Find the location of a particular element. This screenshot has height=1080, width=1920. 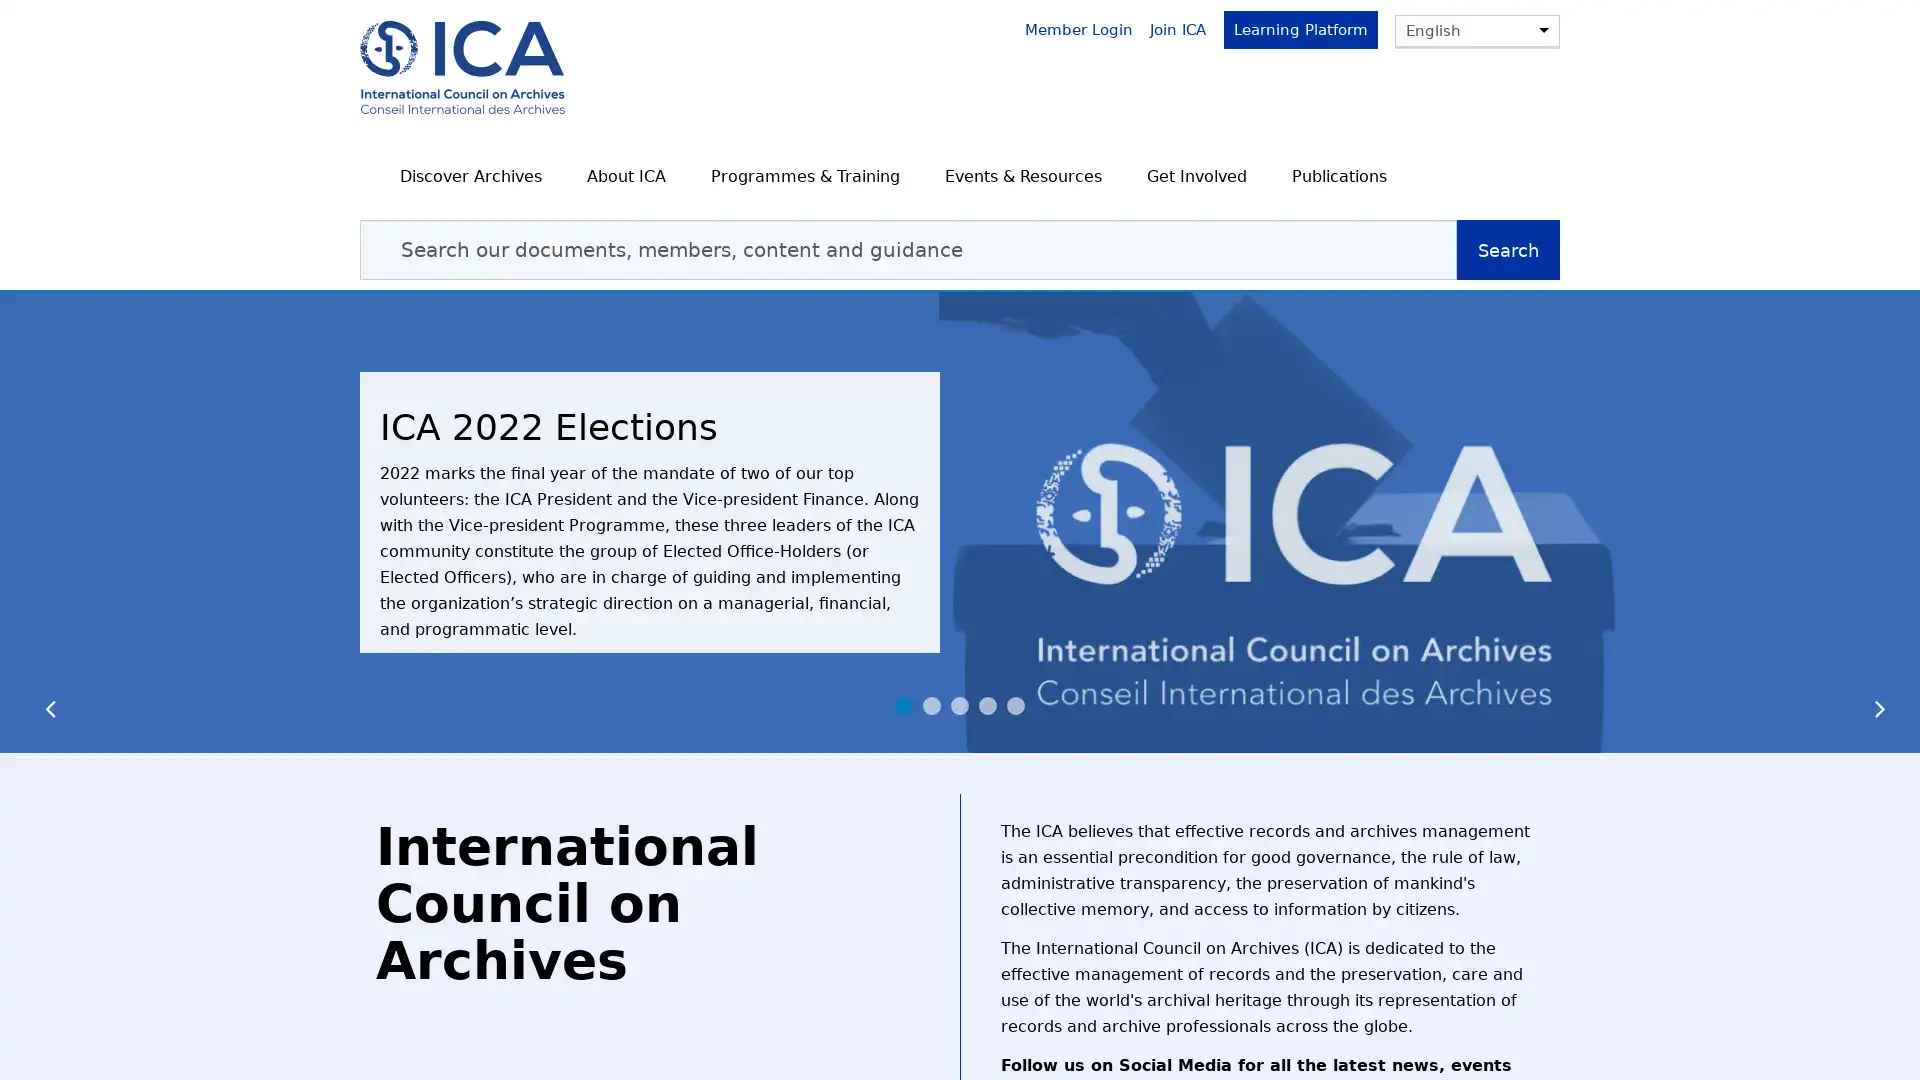

Next slide is located at coordinates (1874, 696).